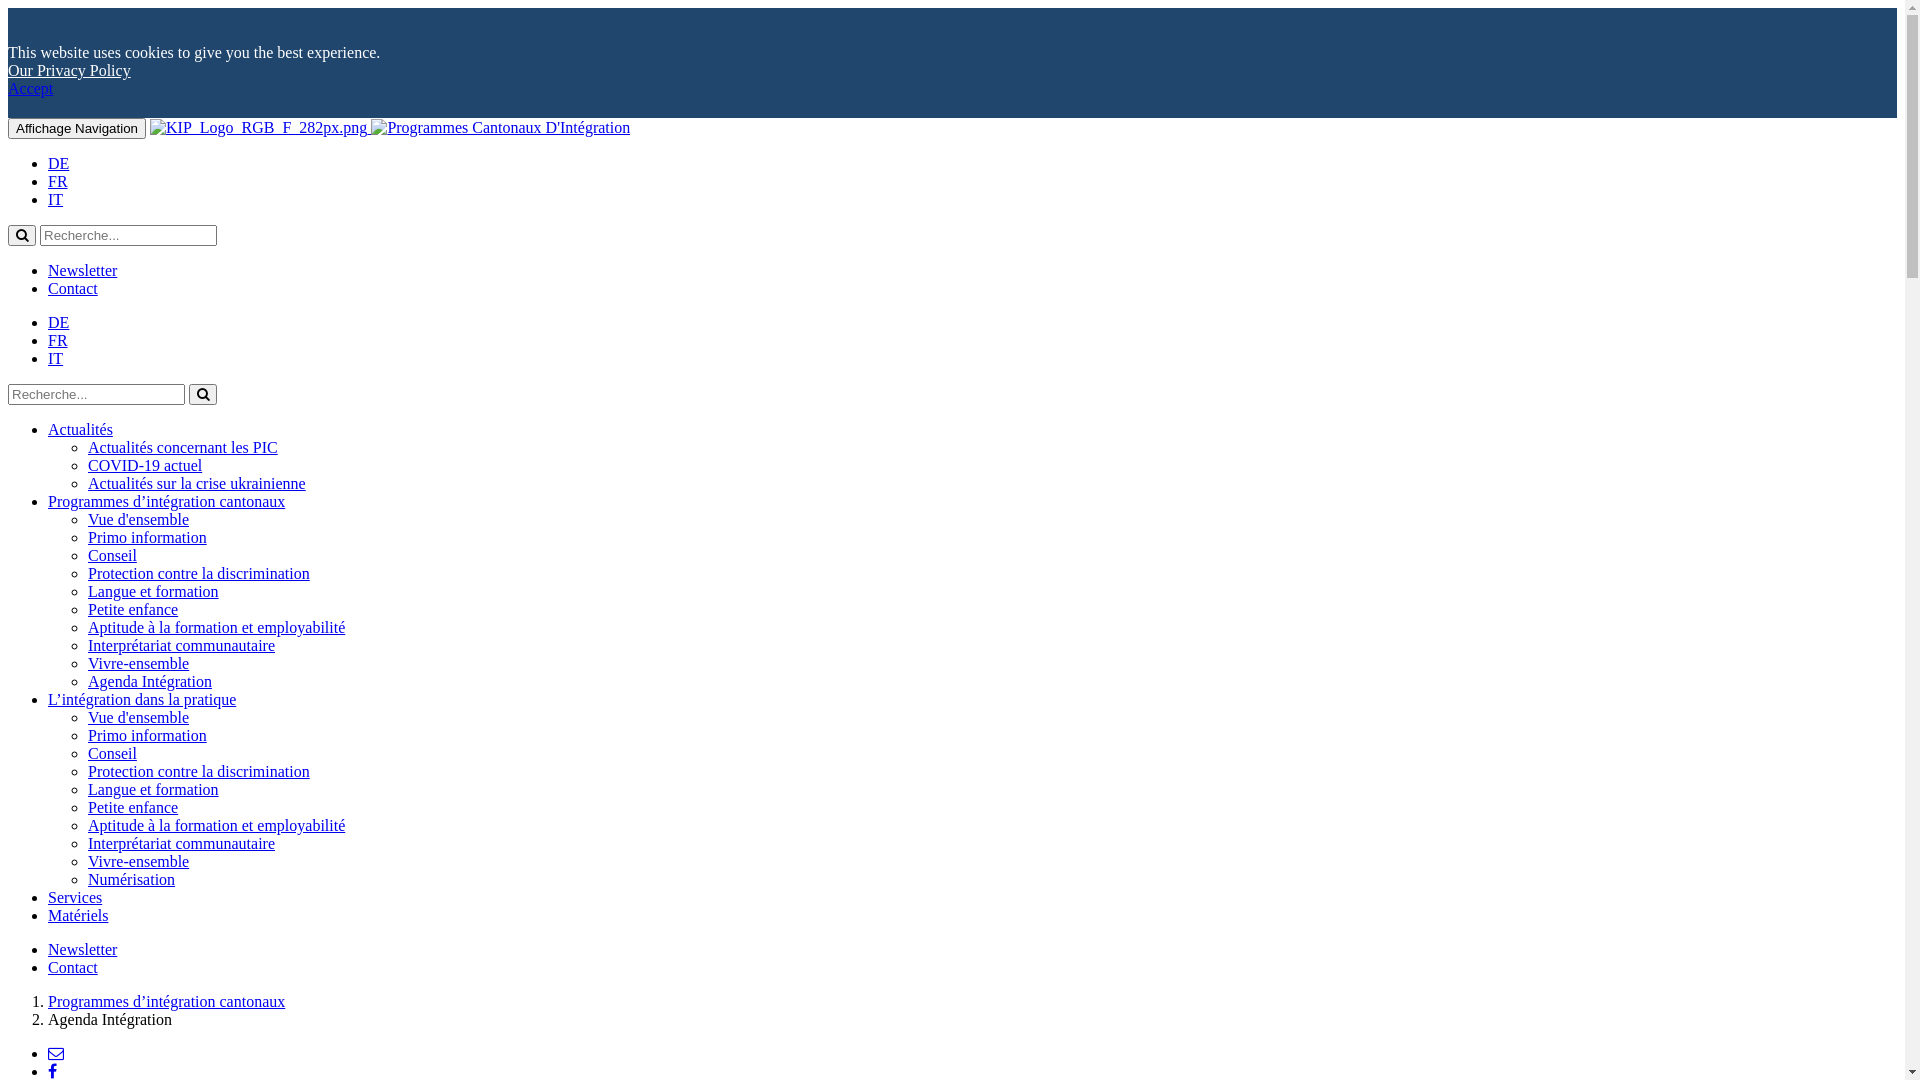 The image size is (1920, 1080). I want to click on 'Contact', so click(72, 966).